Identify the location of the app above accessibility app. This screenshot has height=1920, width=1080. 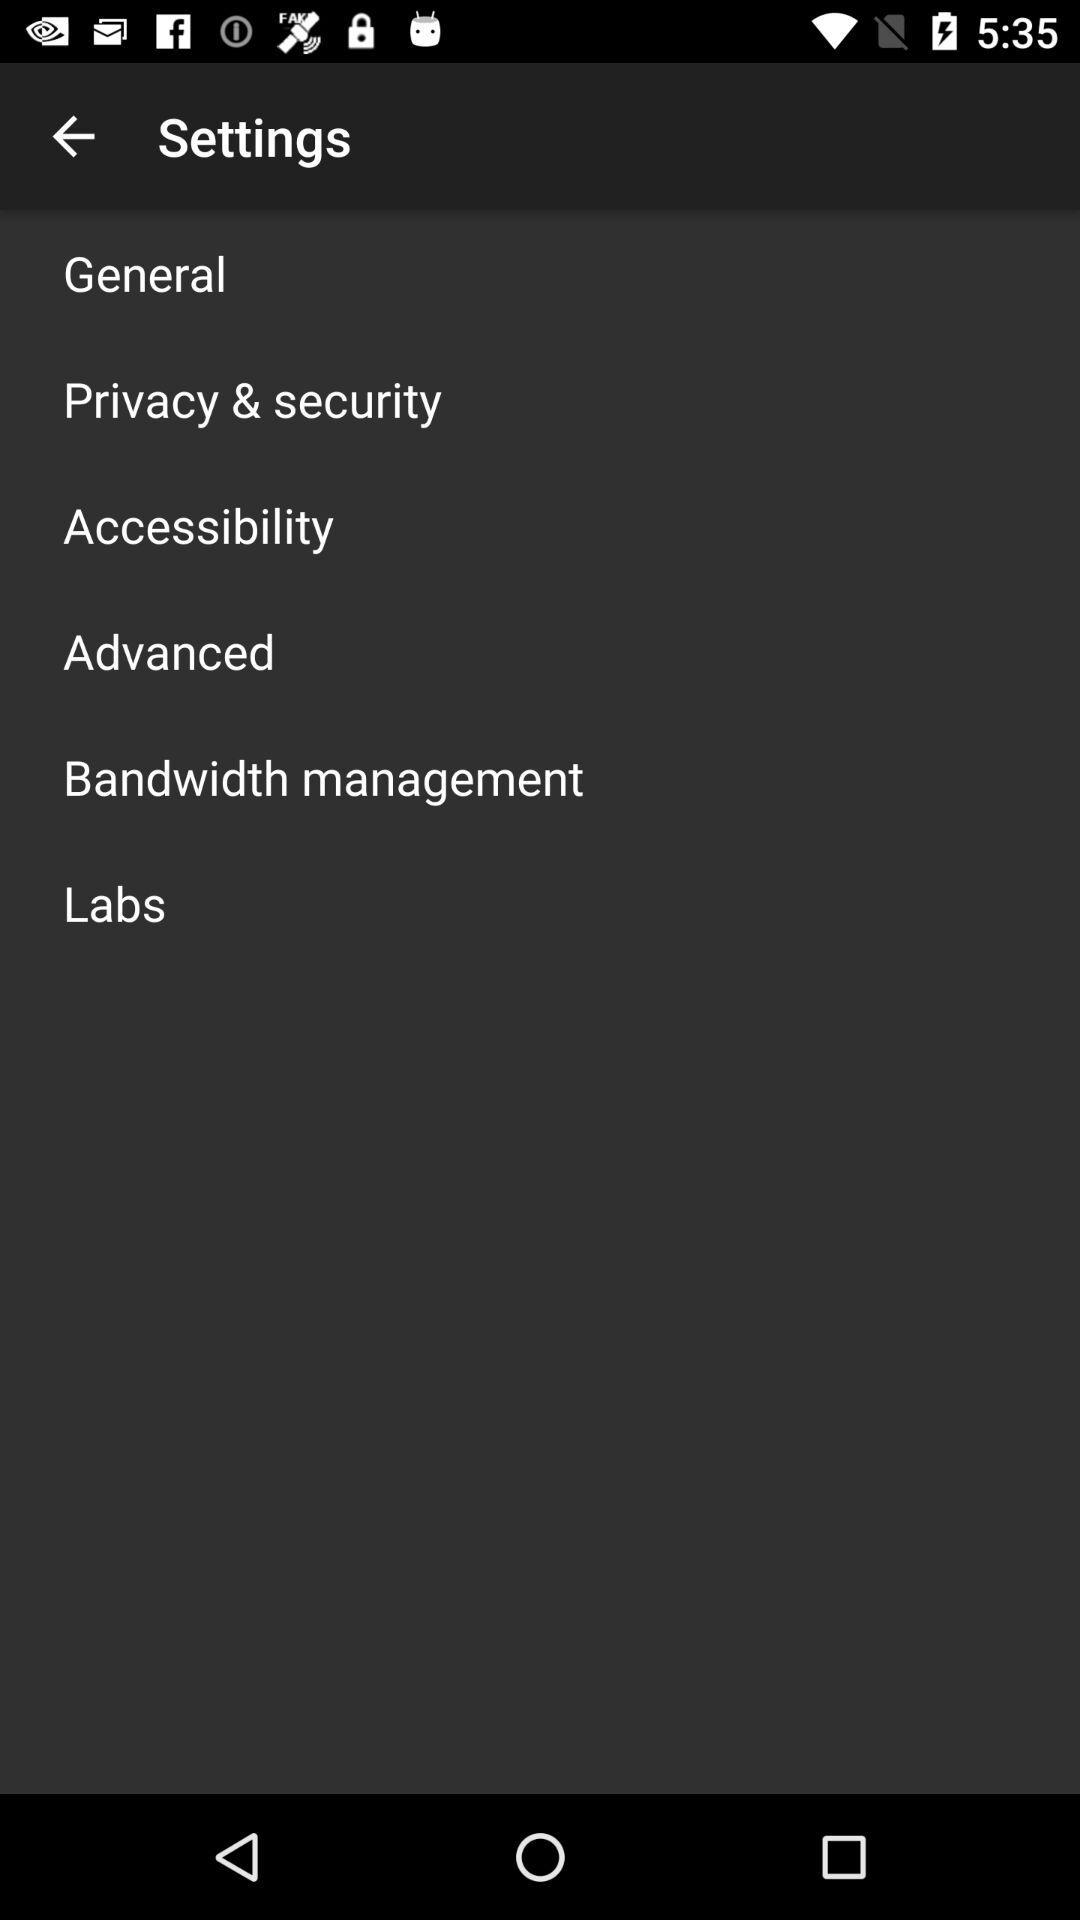
(251, 398).